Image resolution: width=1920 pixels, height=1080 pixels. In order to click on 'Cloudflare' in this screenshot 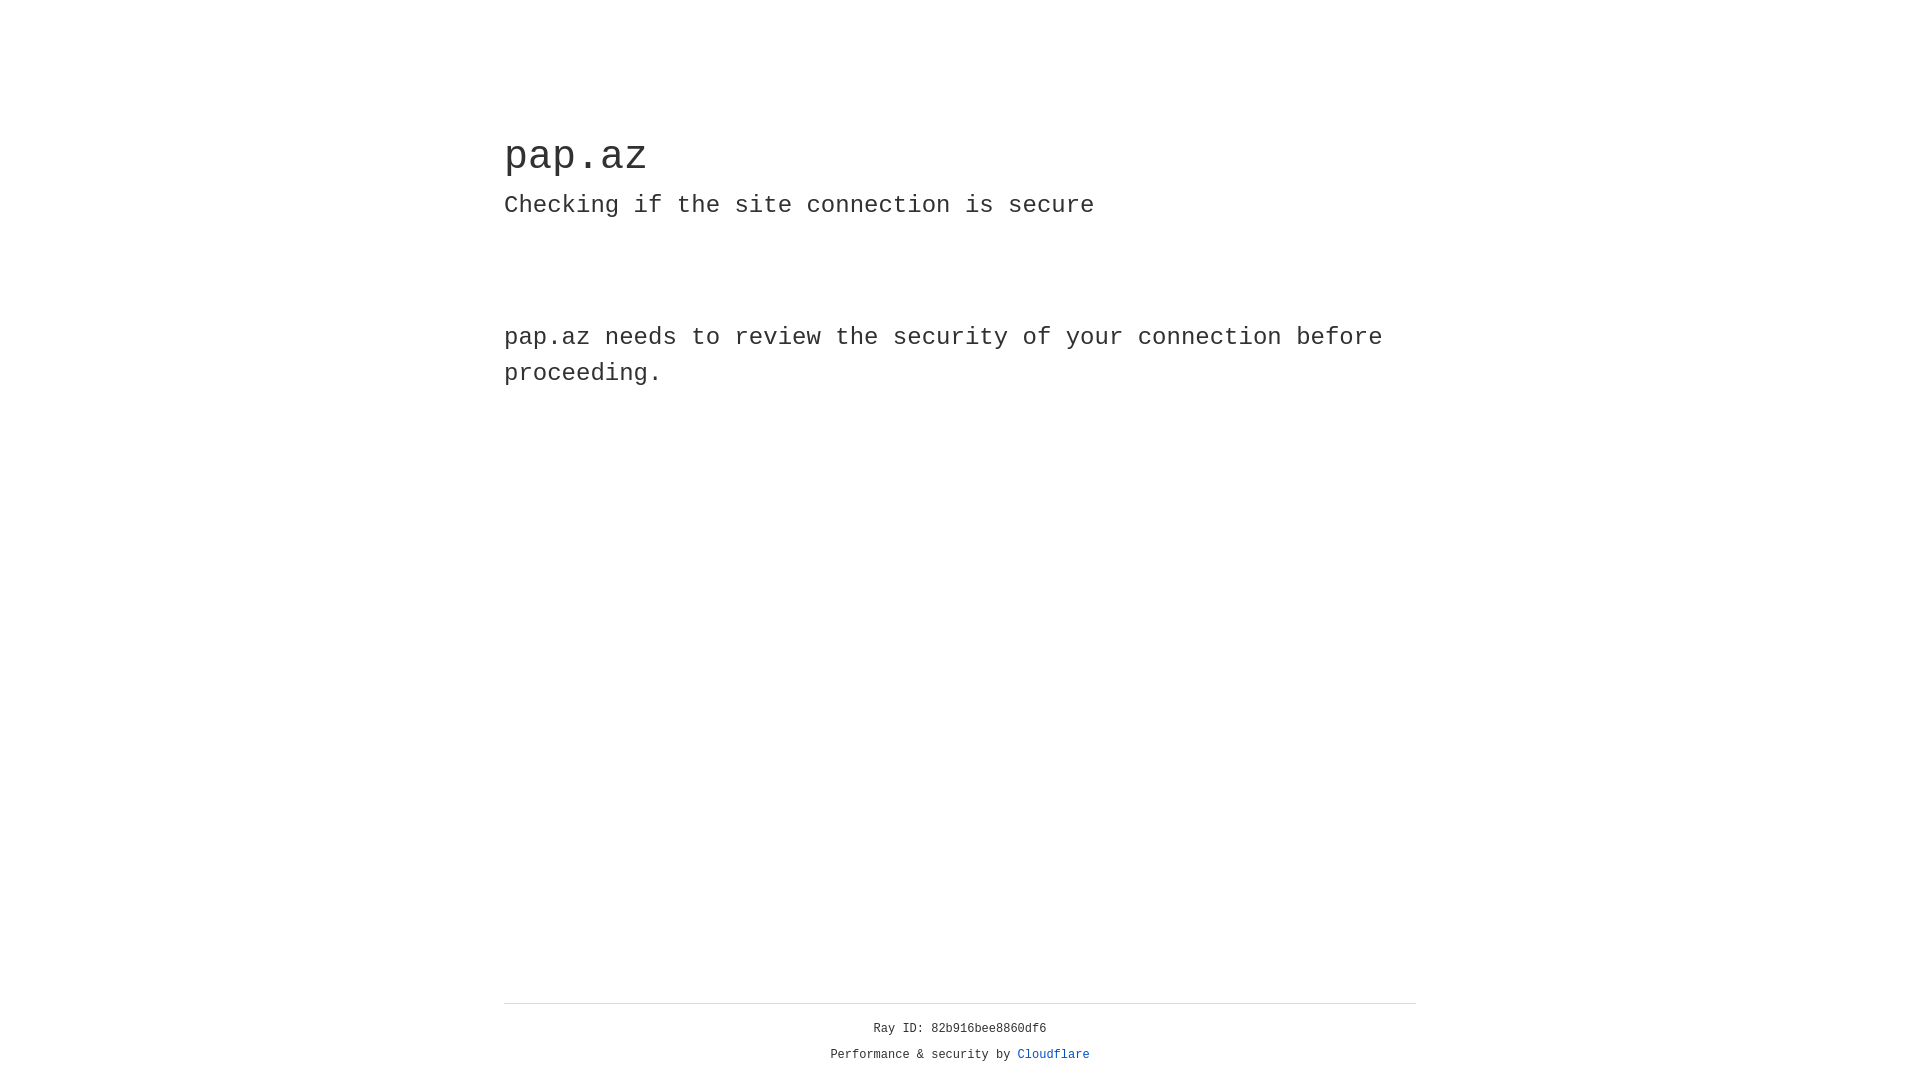, I will do `click(1053, 1054)`.